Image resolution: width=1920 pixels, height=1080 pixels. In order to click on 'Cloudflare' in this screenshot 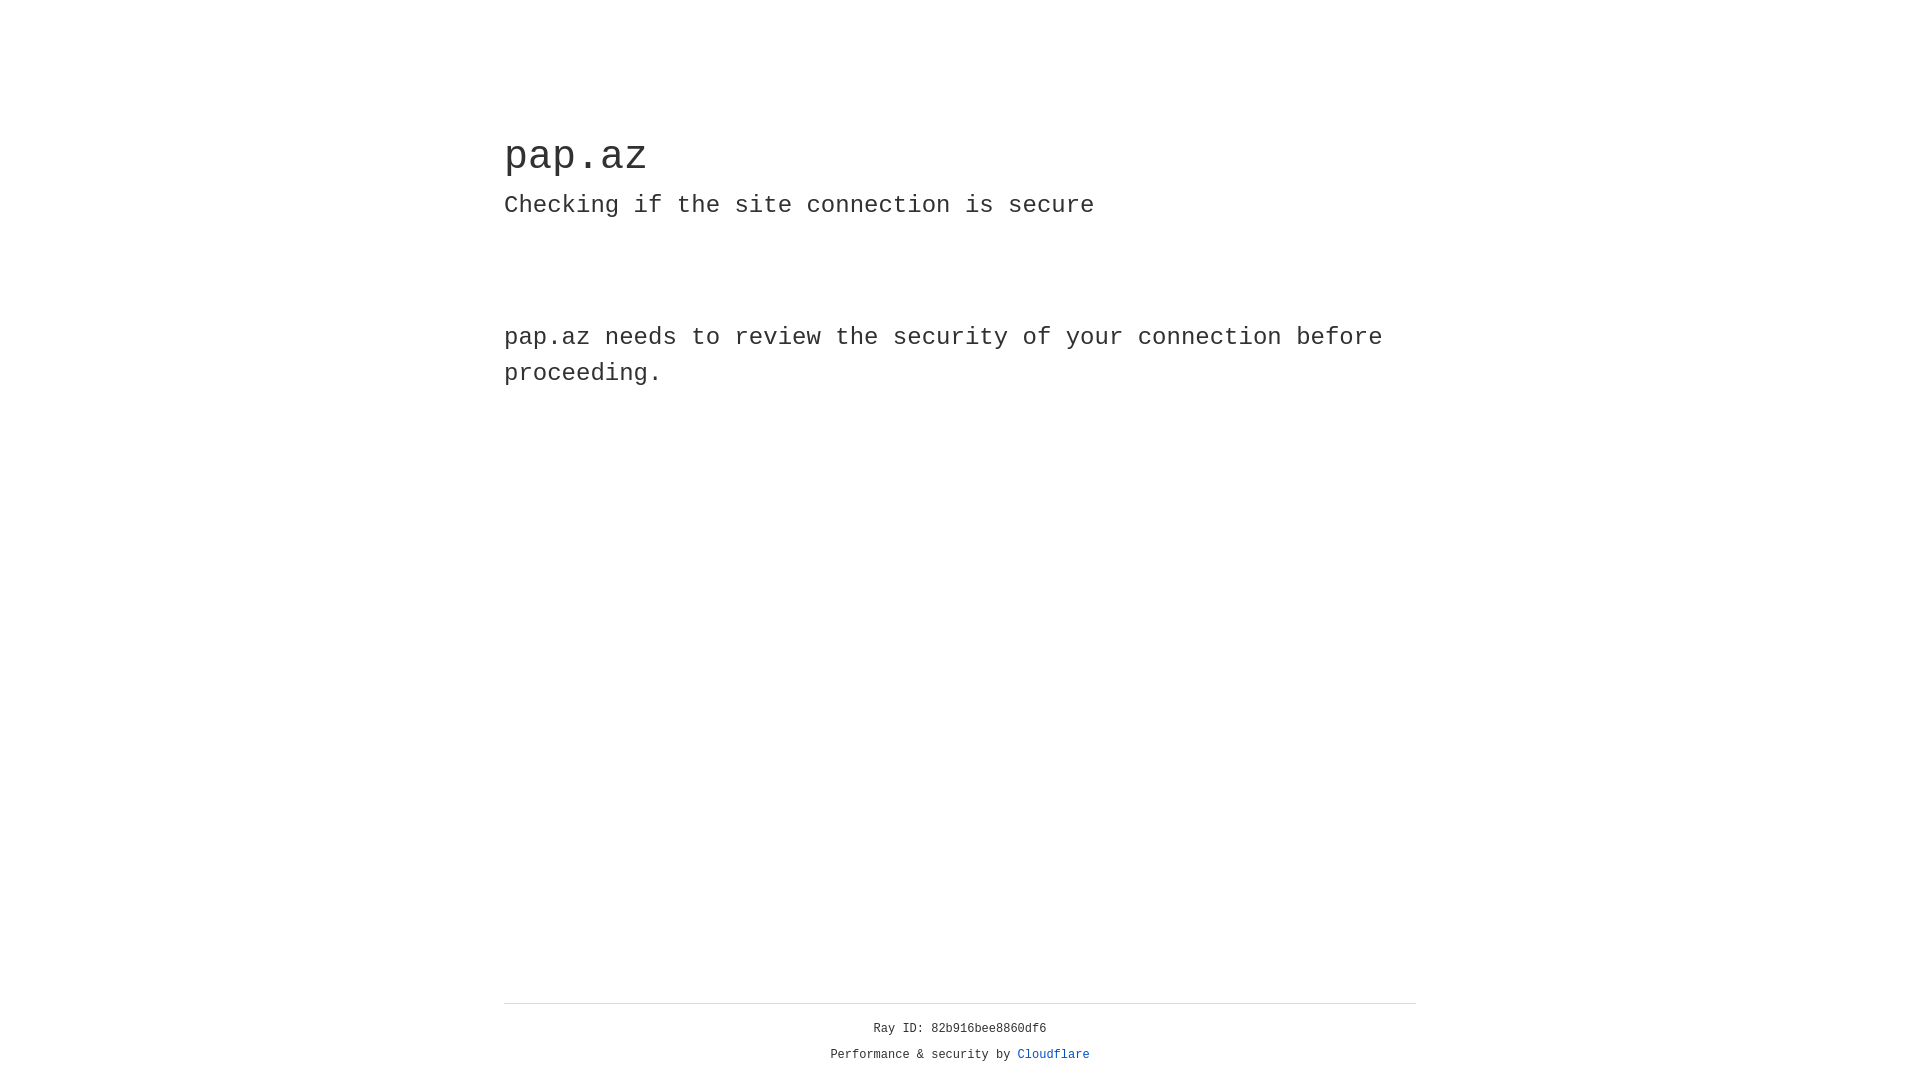, I will do `click(1053, 1054)`.